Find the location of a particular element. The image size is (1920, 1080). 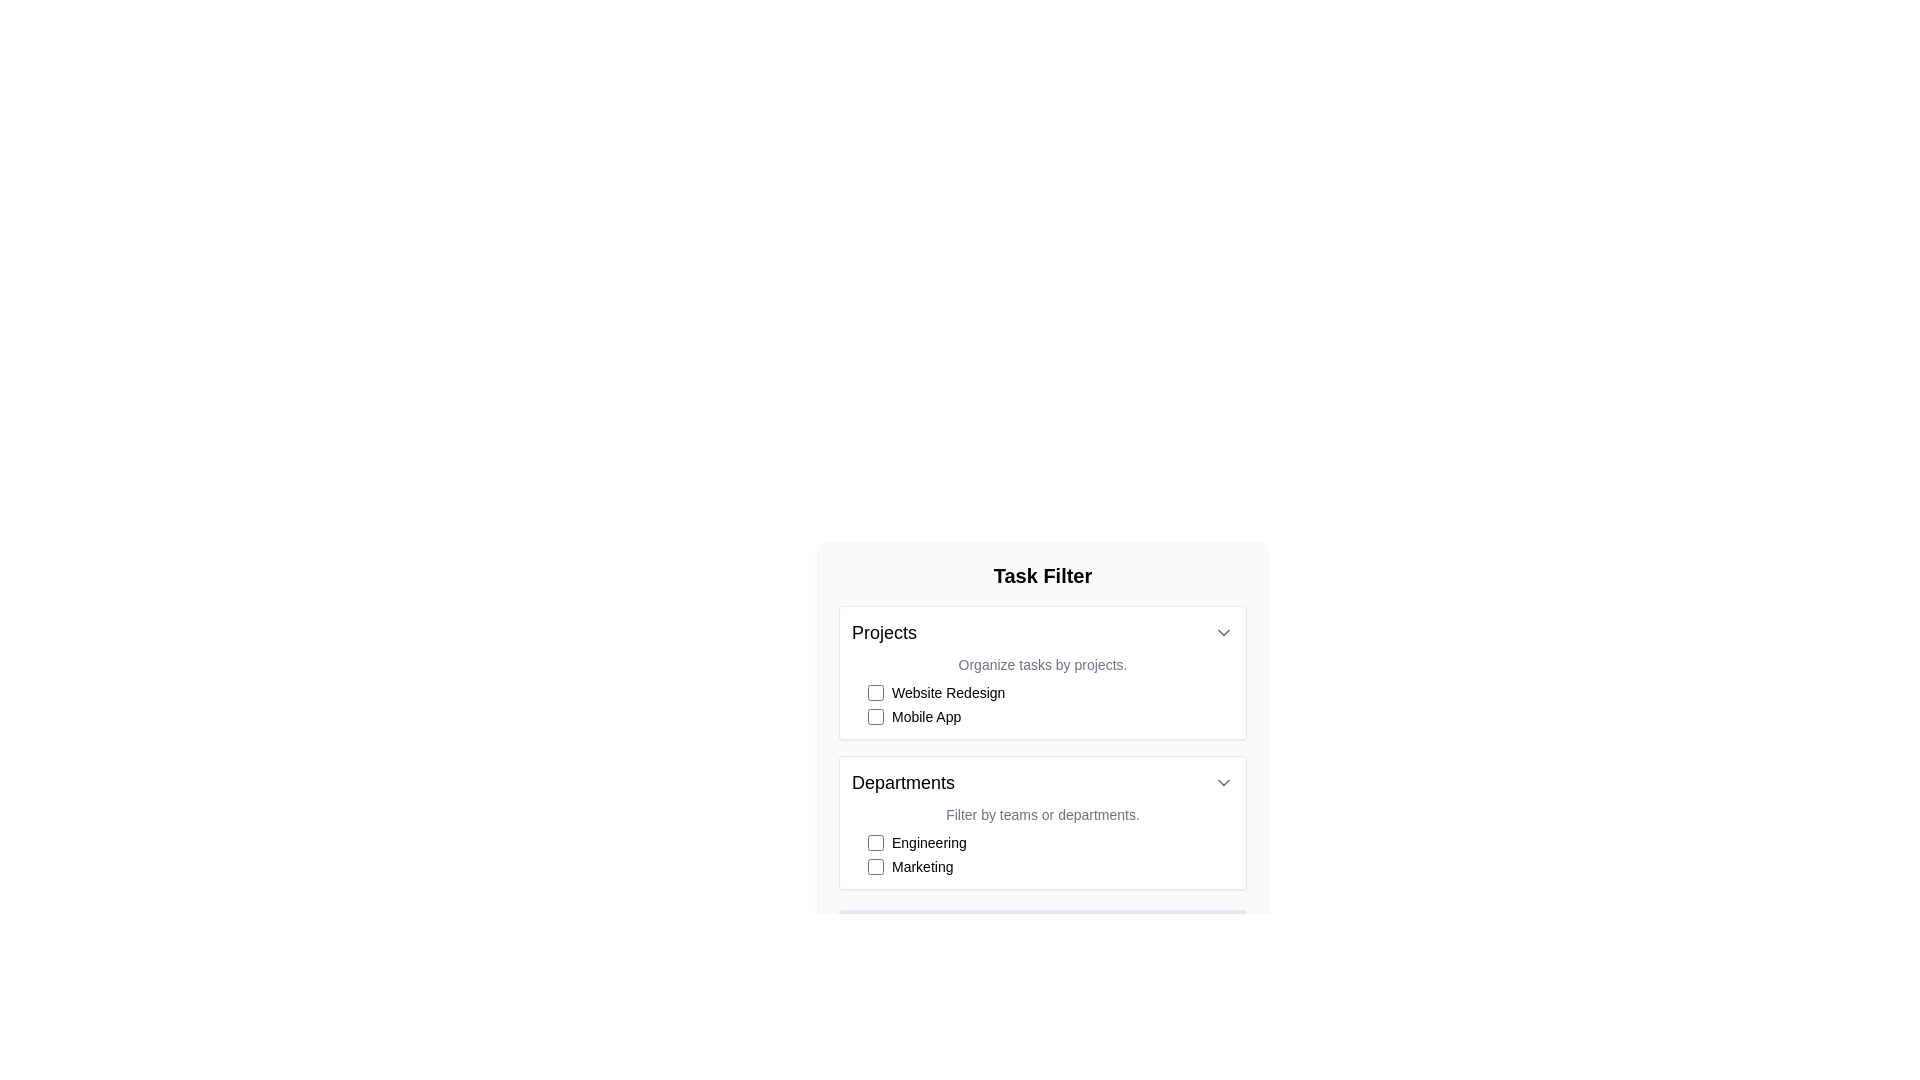

the checkbox labeled 'Website Redesign' in the 'Projects' section is located at coordinates (1050, 692).